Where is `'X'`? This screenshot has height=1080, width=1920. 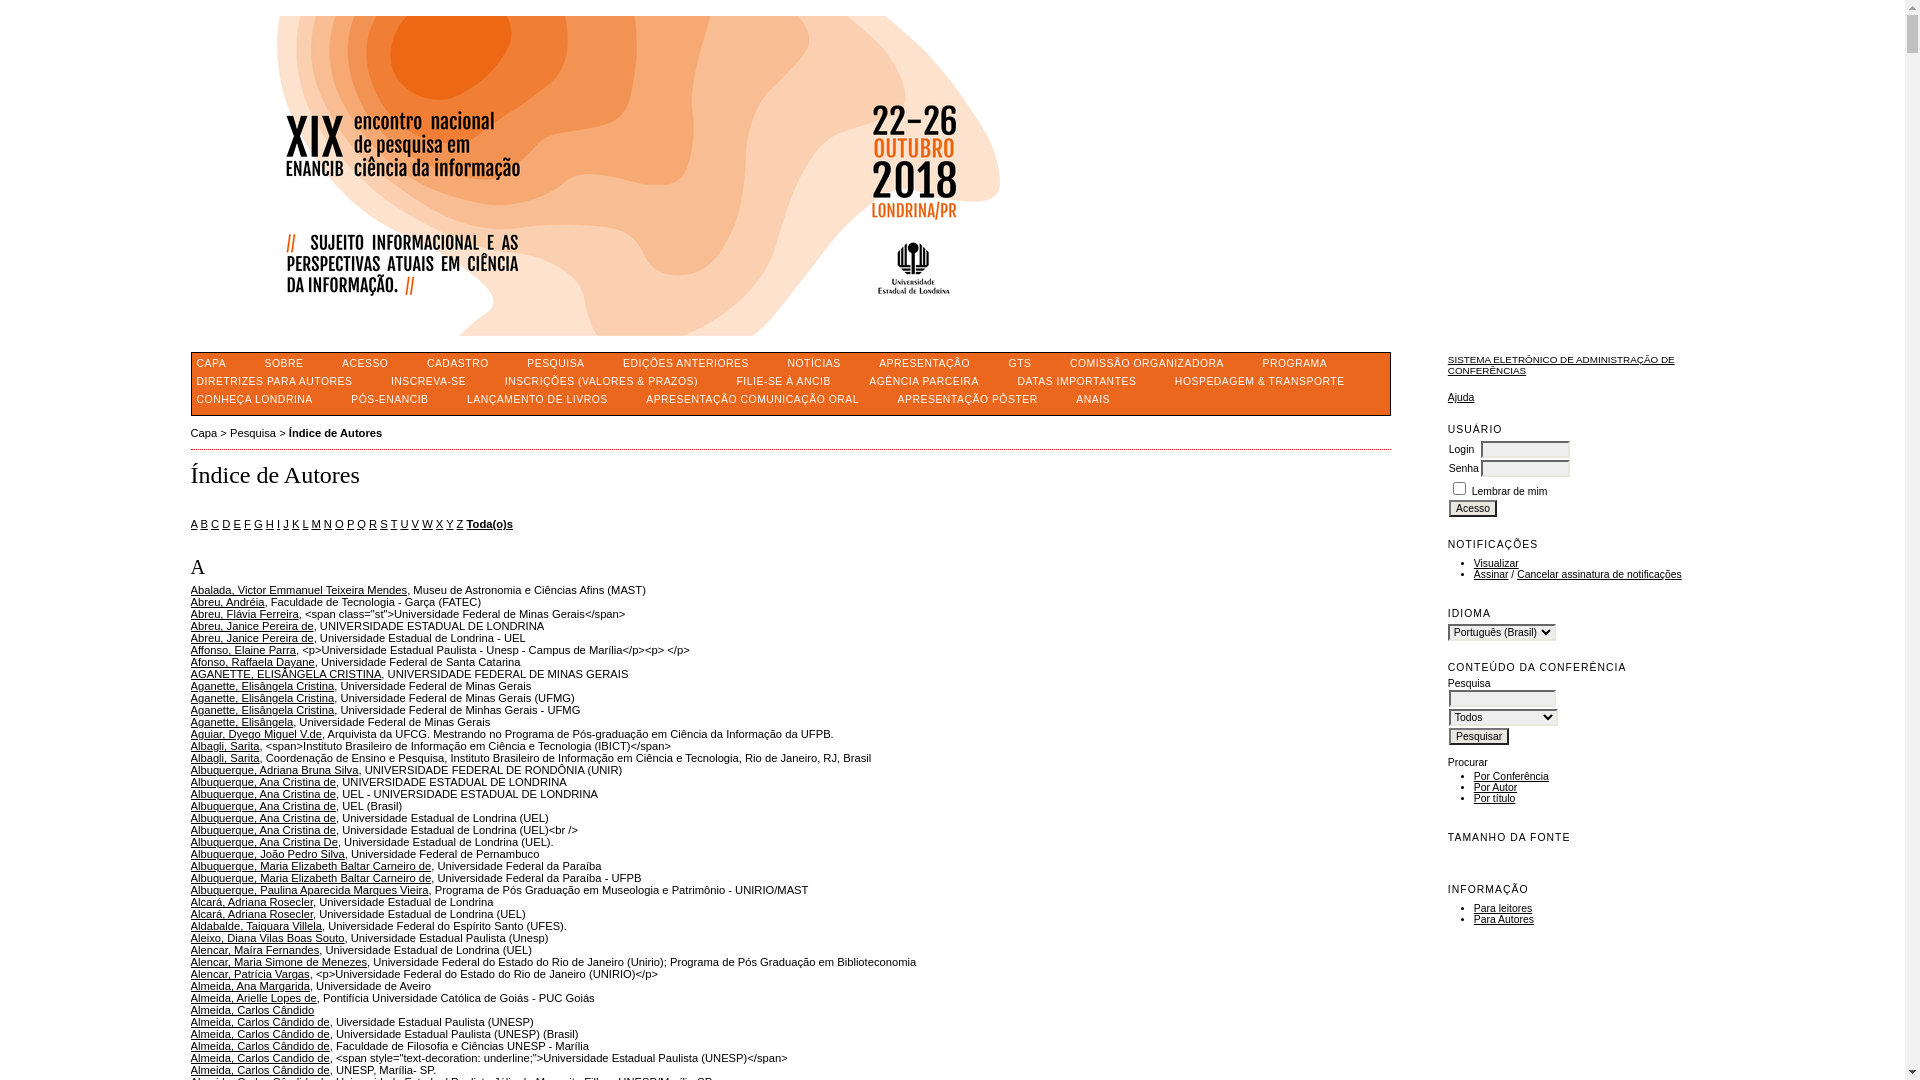 'X' is located at coordinates (438, 523).